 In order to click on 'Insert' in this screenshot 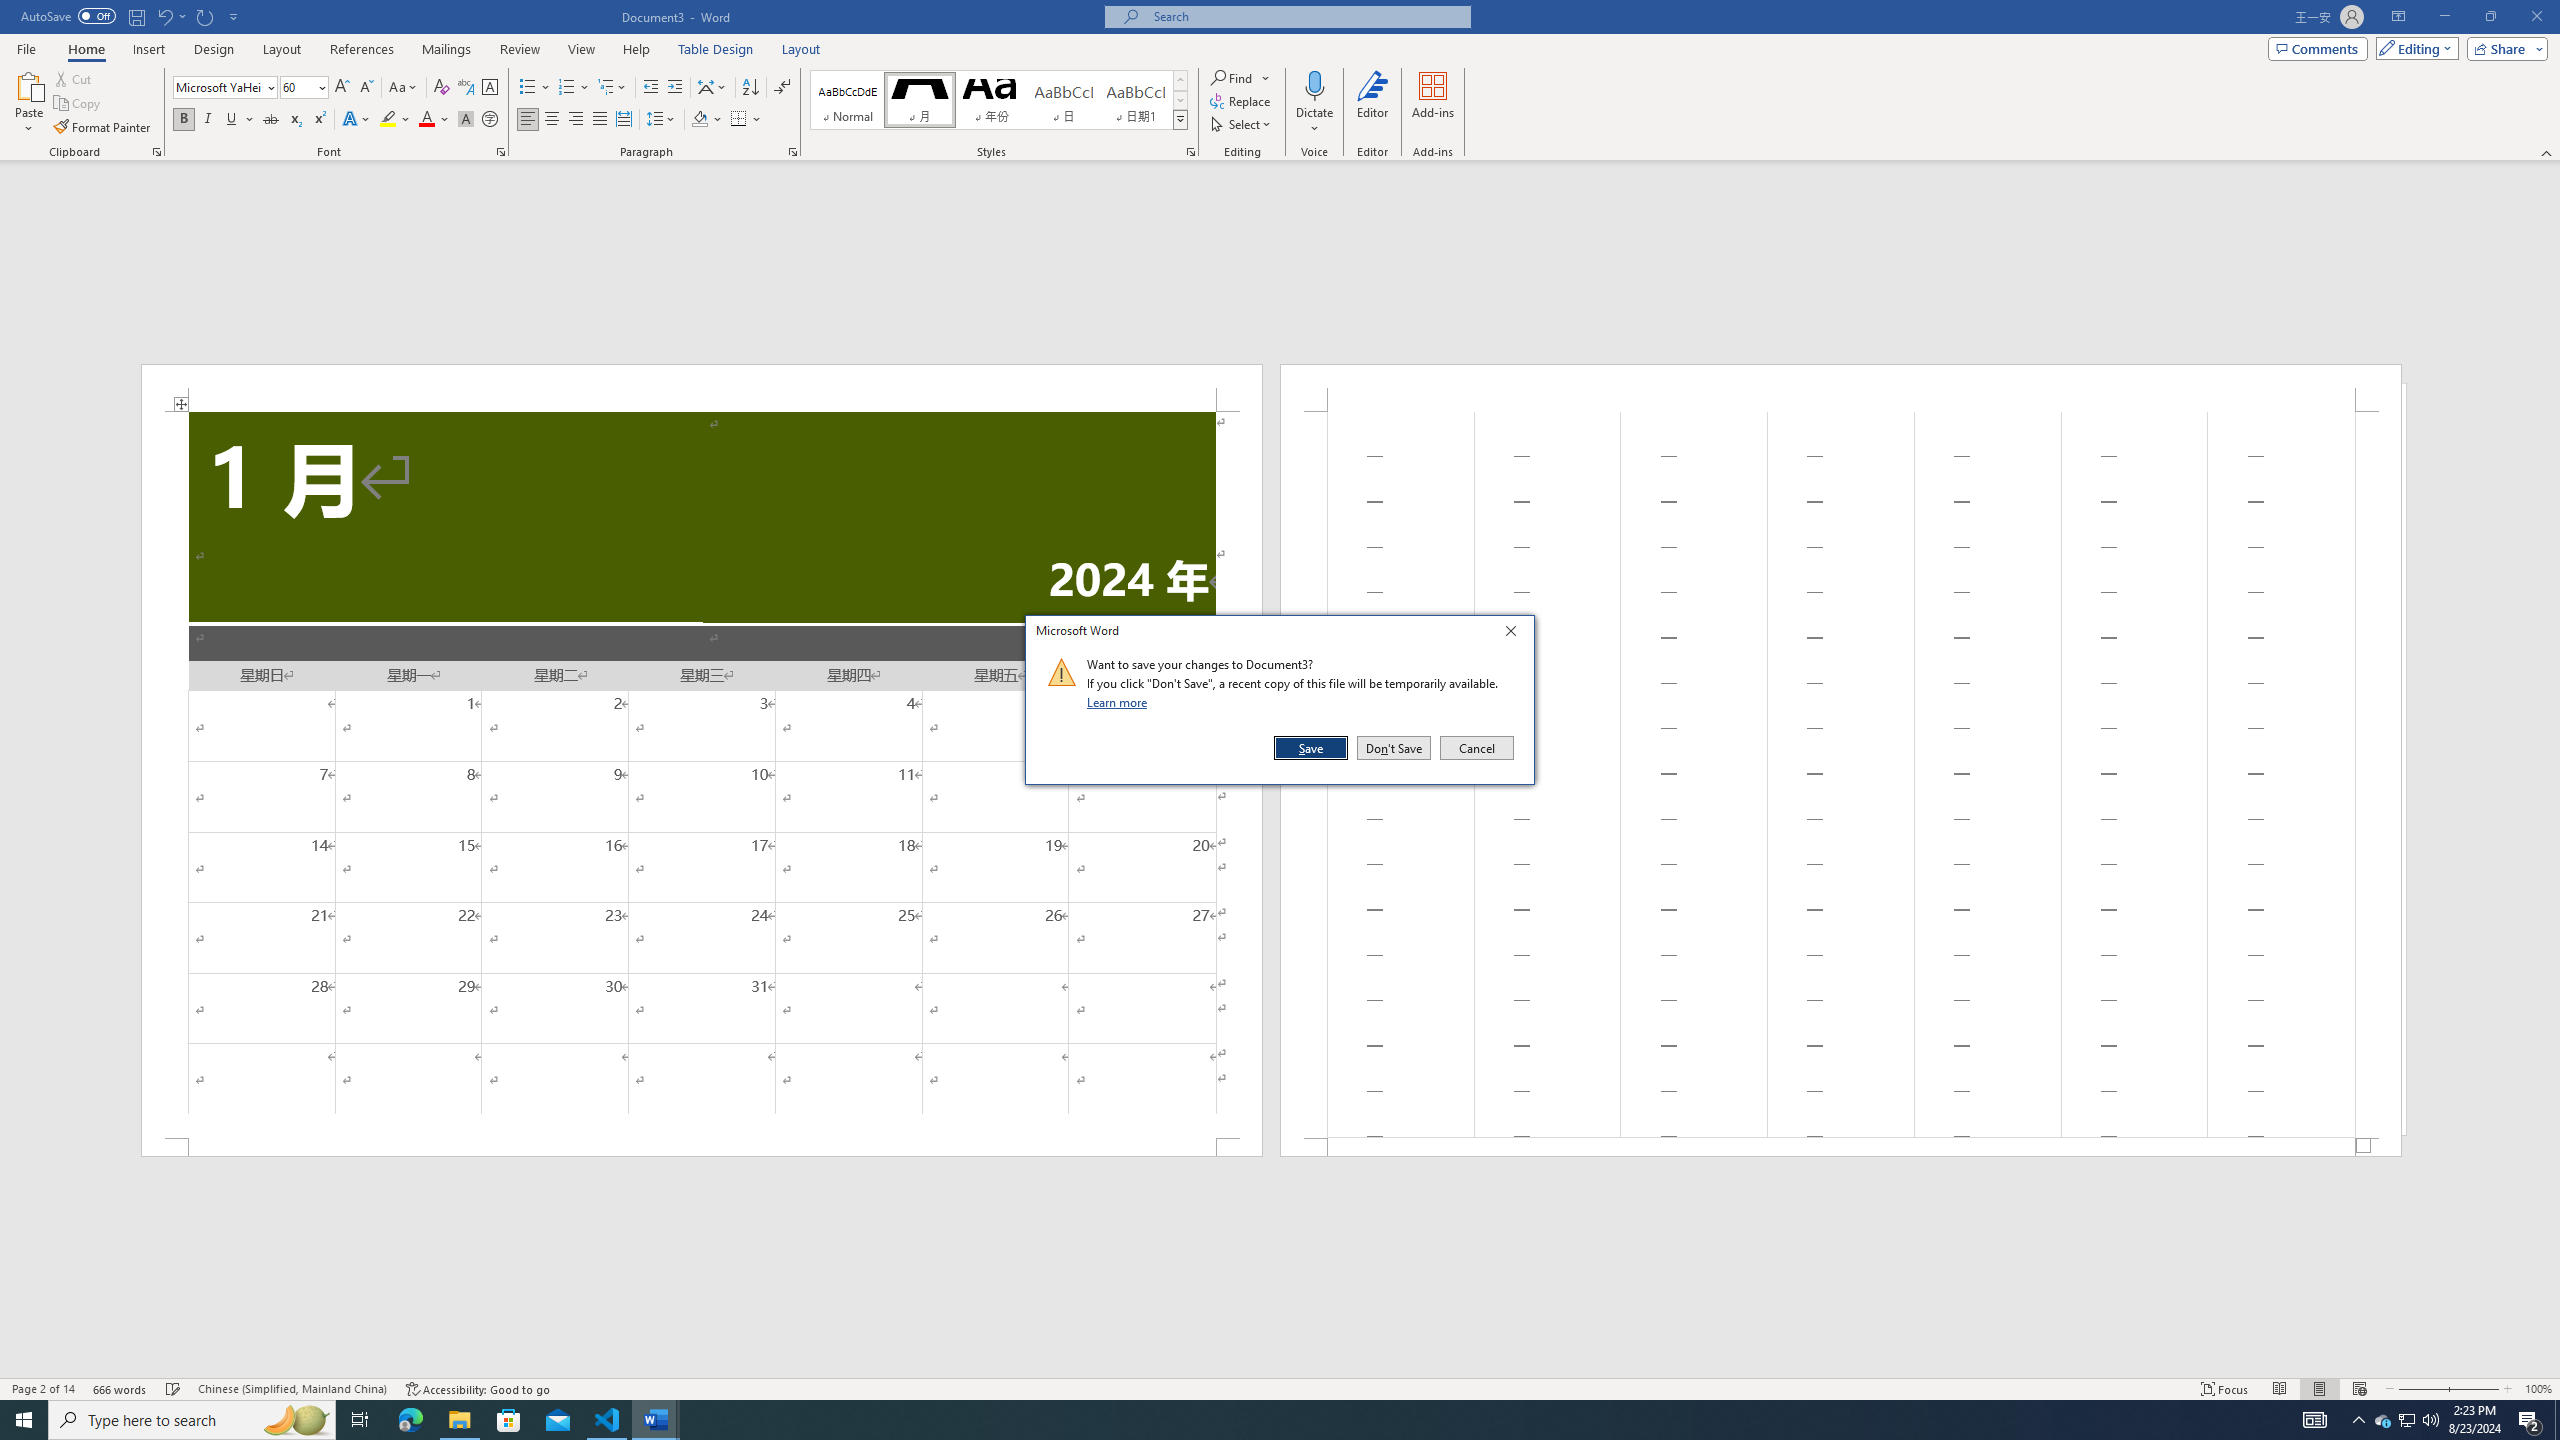, I will do `click(147, 49)`.